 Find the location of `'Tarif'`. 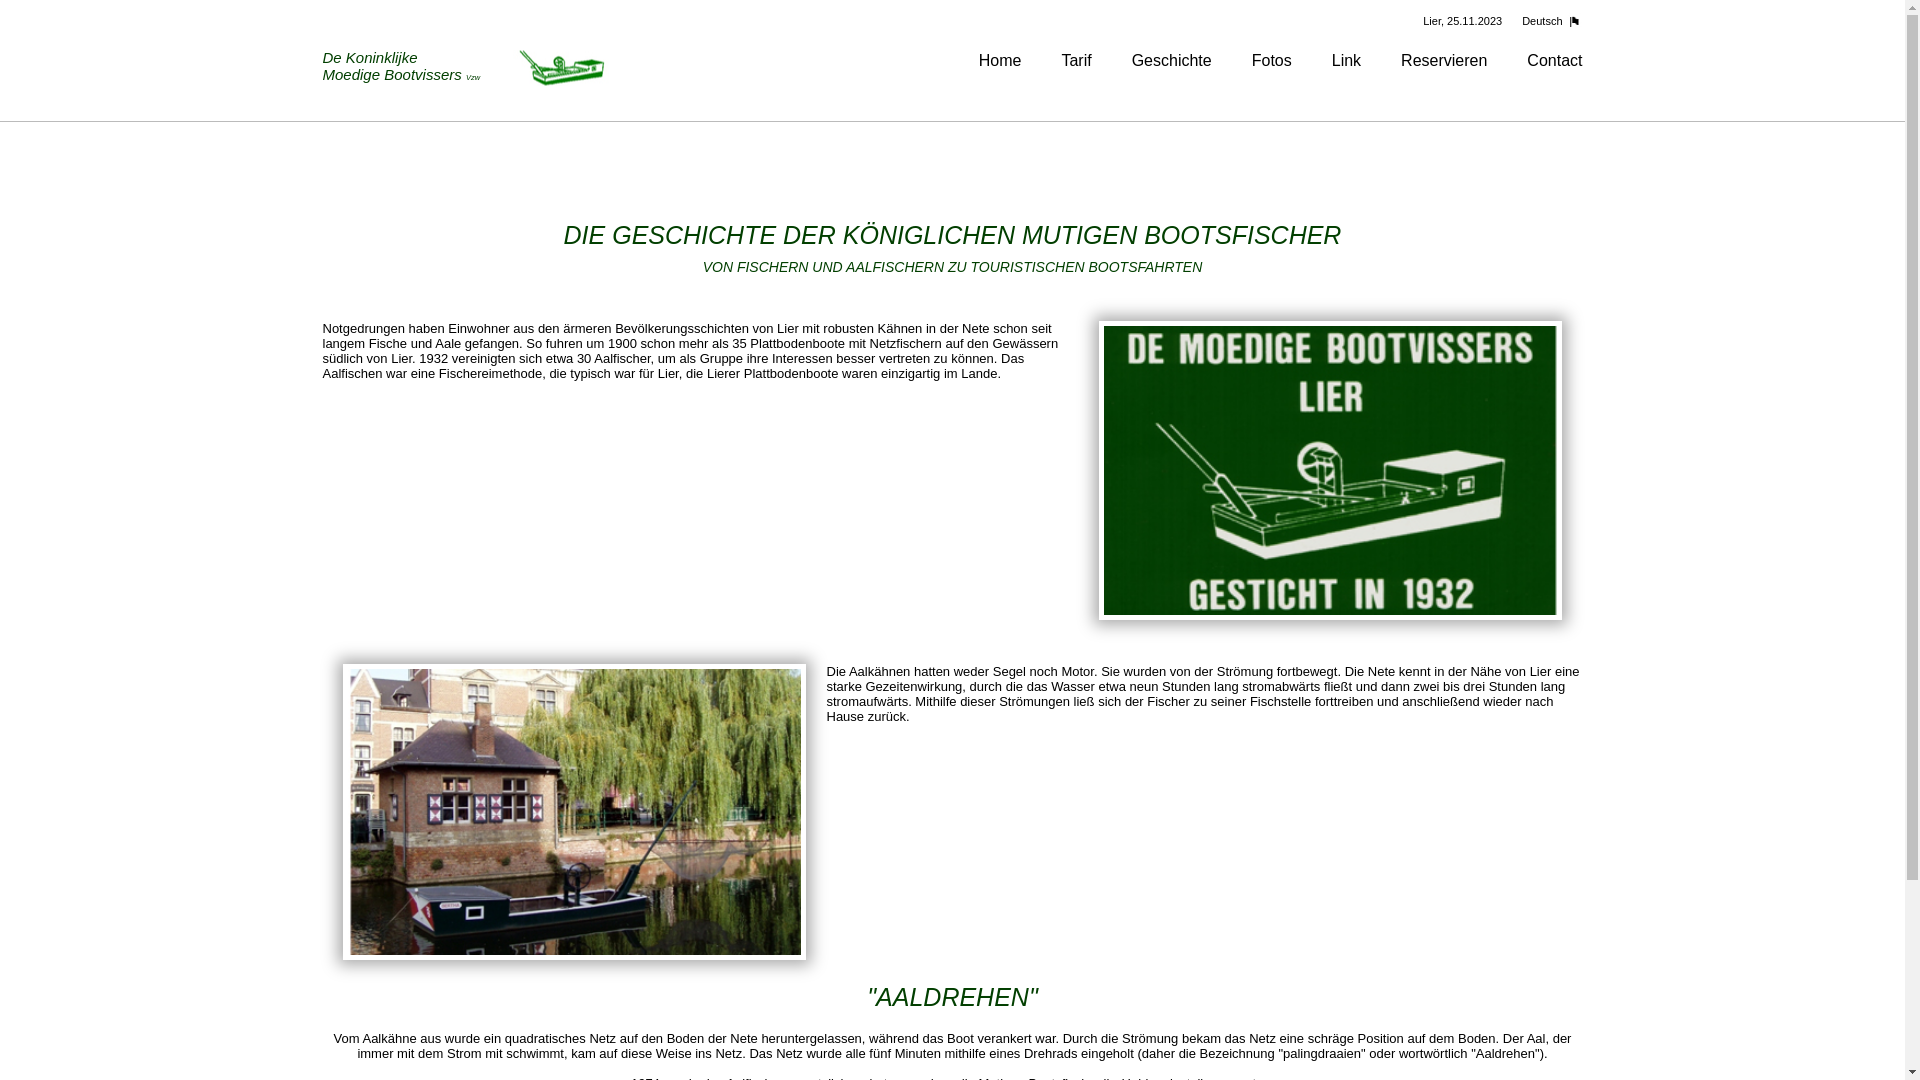

'Tarif' is located at coordinates (1074, 59).